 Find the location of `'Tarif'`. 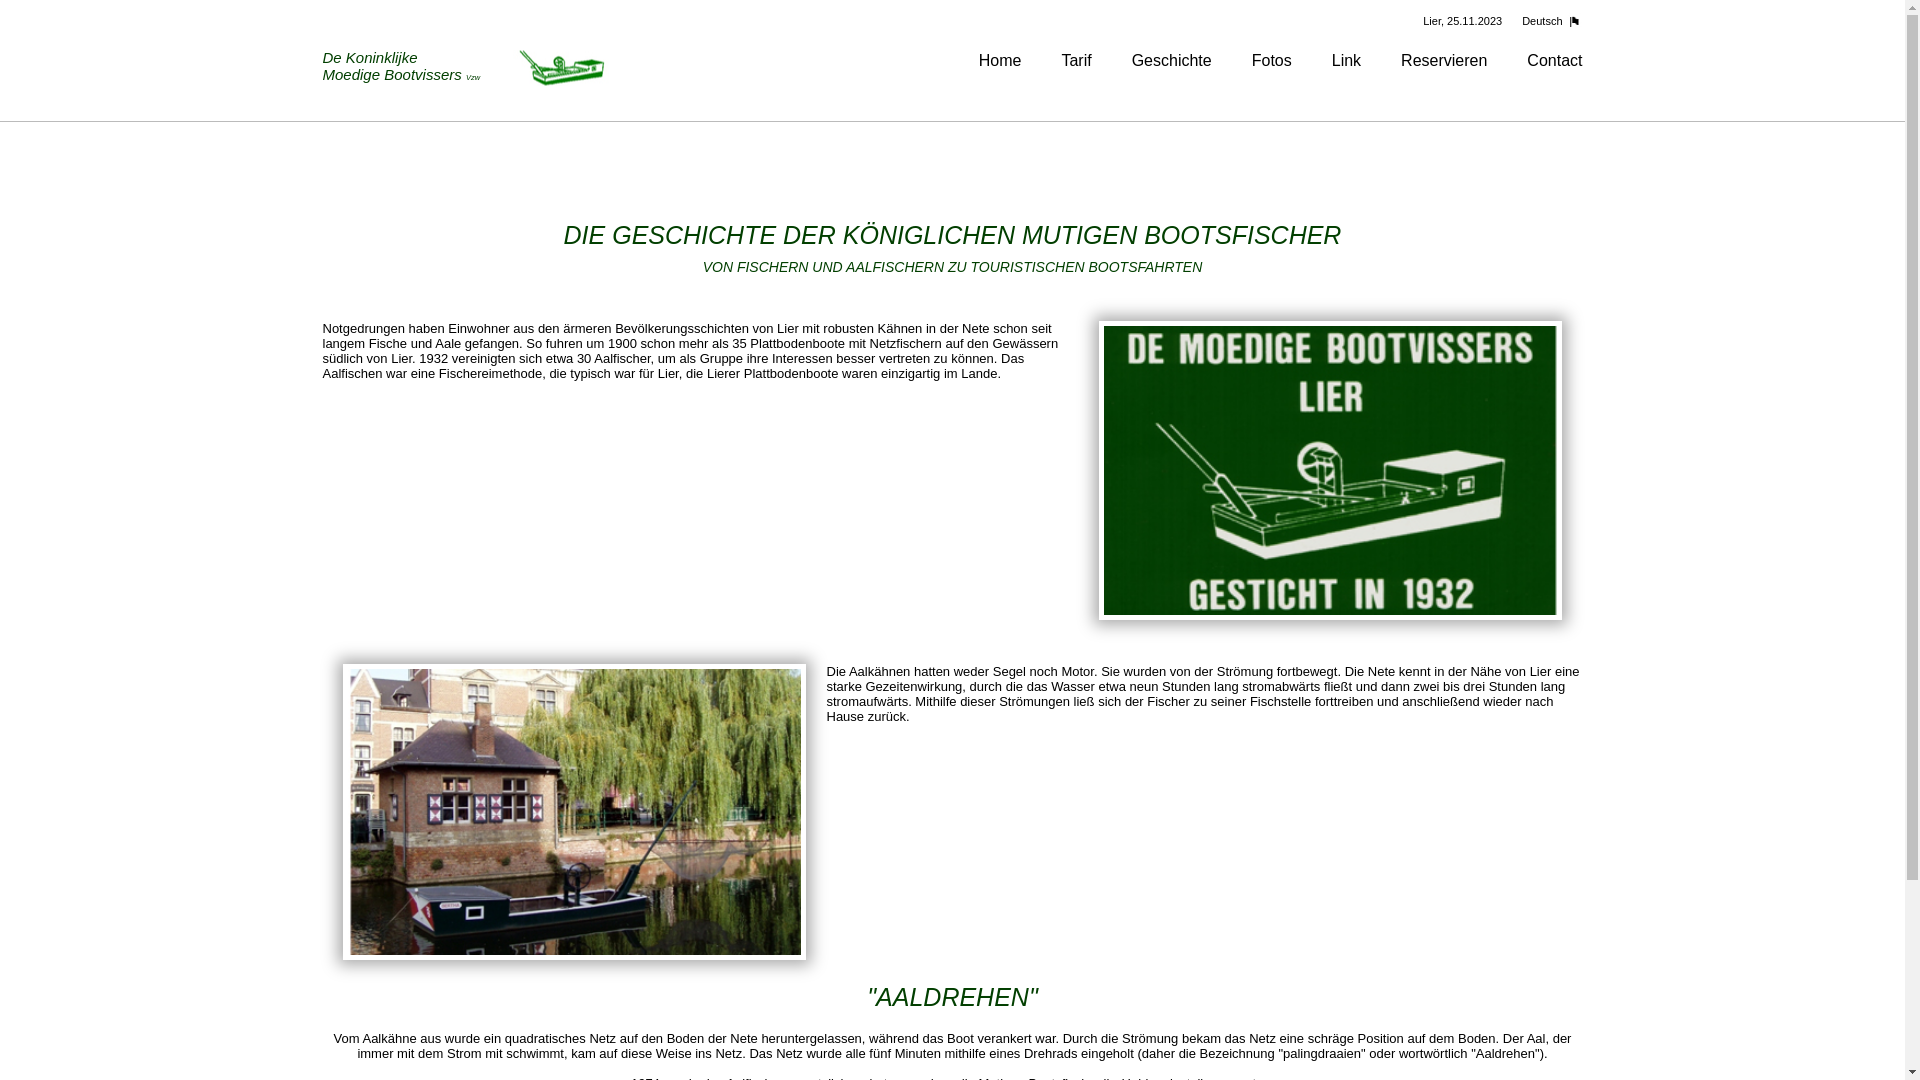

'Tarif' is located at coordinates (1074, 59).